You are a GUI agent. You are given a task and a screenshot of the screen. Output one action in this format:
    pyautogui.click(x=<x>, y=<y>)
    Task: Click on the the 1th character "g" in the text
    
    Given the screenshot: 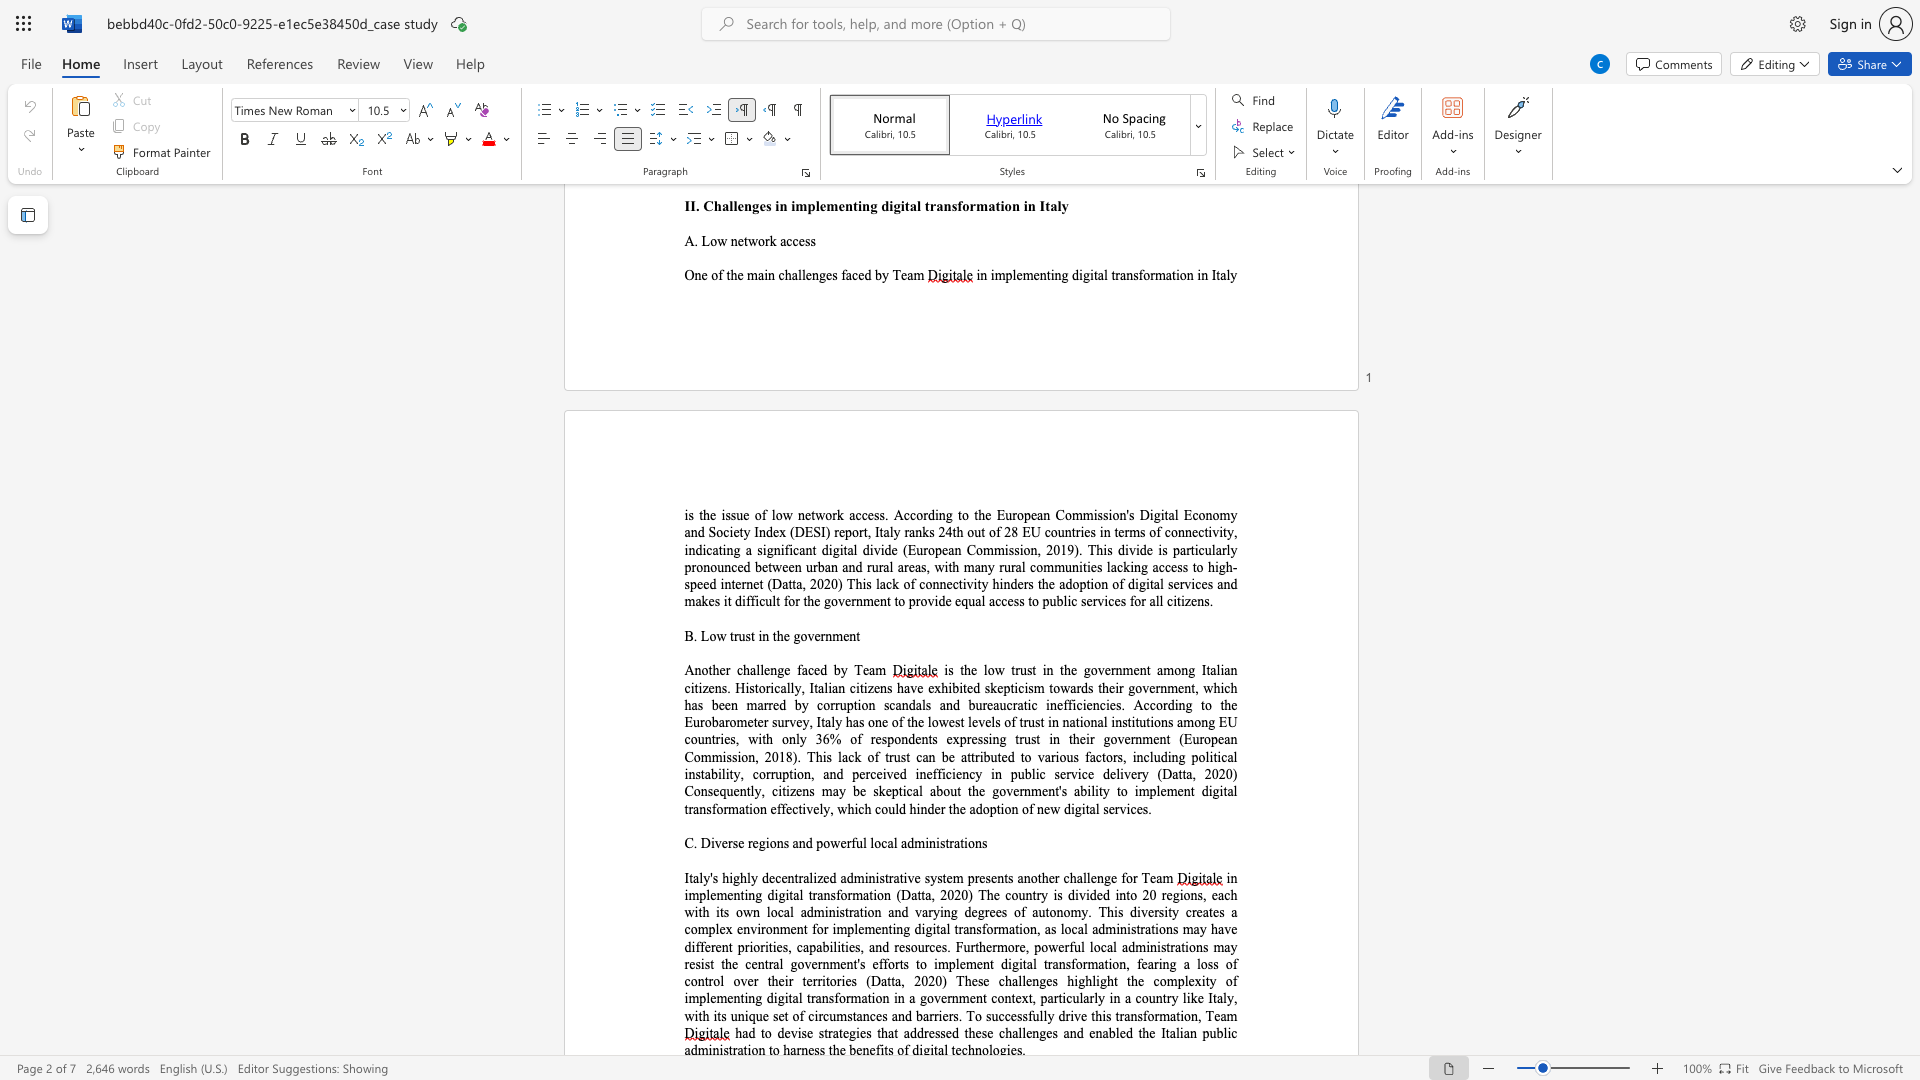 What is the action you would take?
    pyautogui.click(x=779, y=670)
    